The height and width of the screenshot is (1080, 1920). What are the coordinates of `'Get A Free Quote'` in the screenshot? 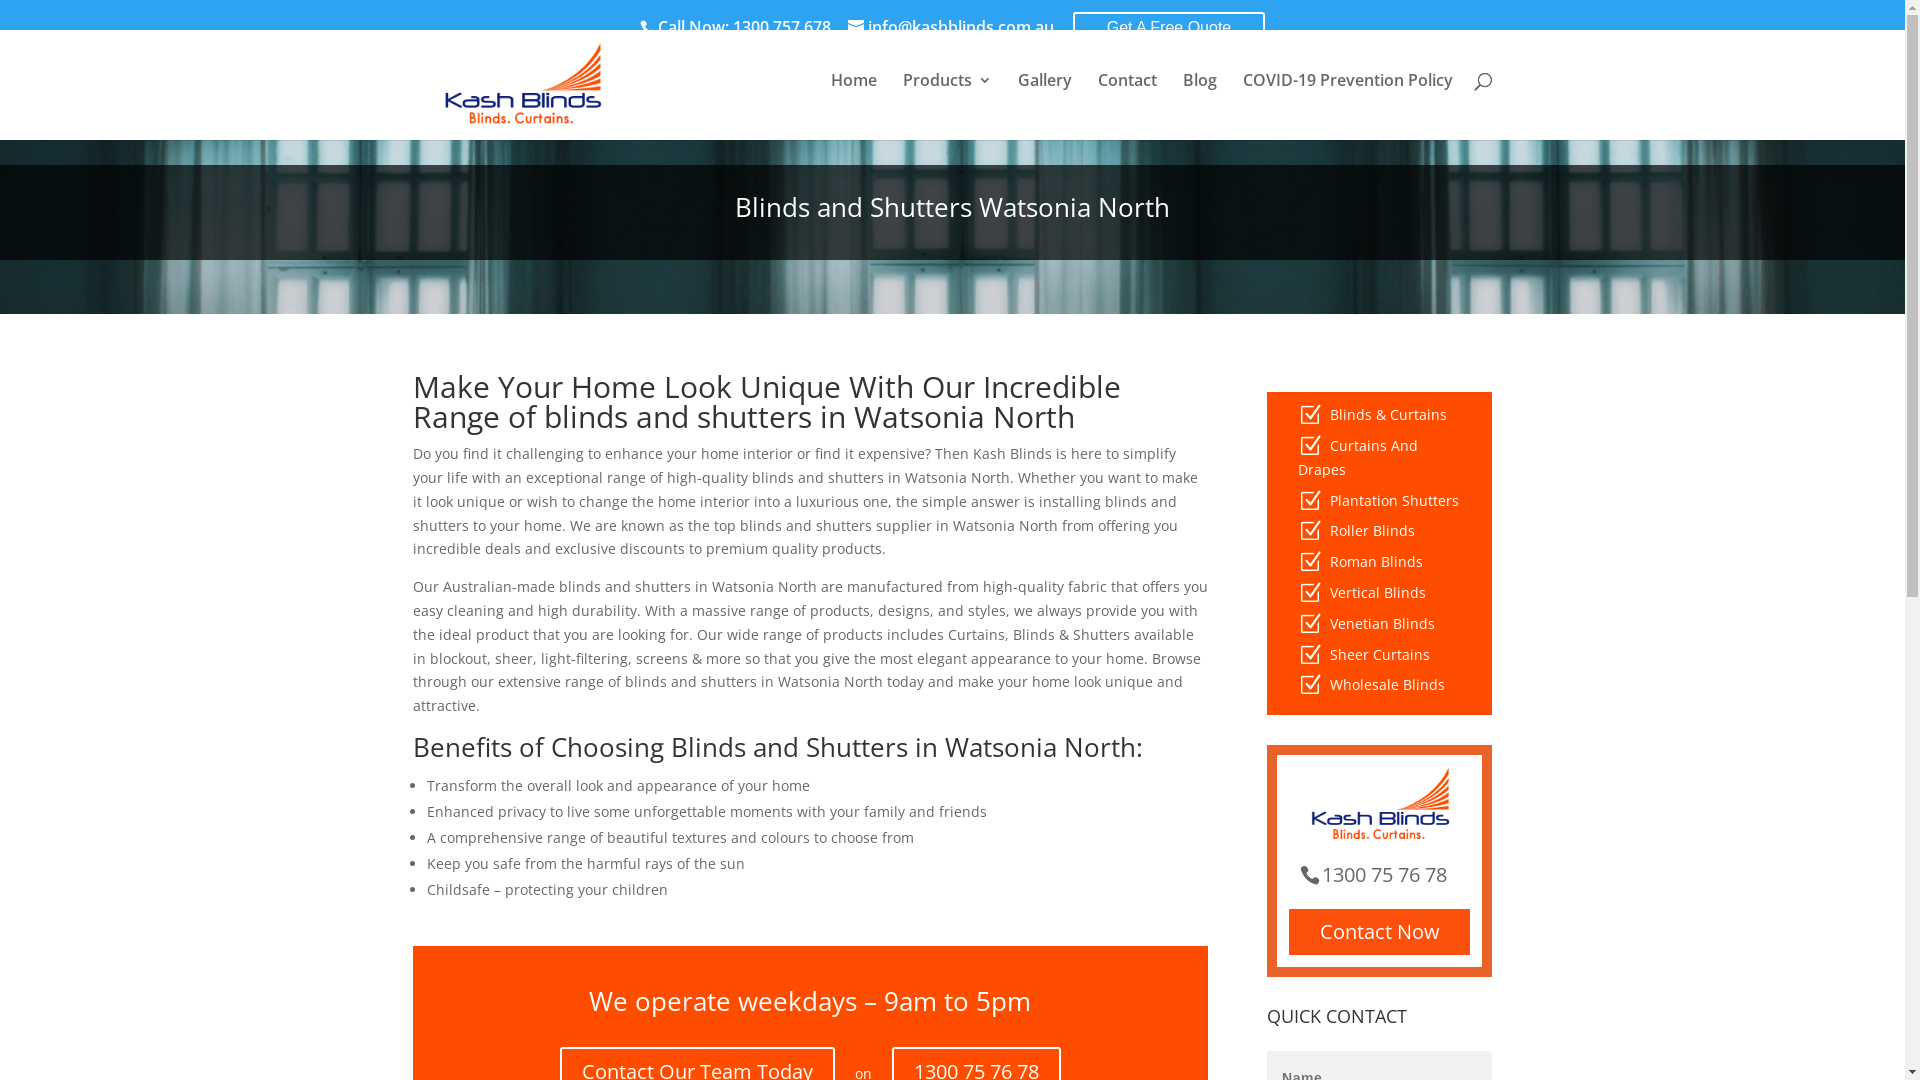 It's located at (1072, 27).